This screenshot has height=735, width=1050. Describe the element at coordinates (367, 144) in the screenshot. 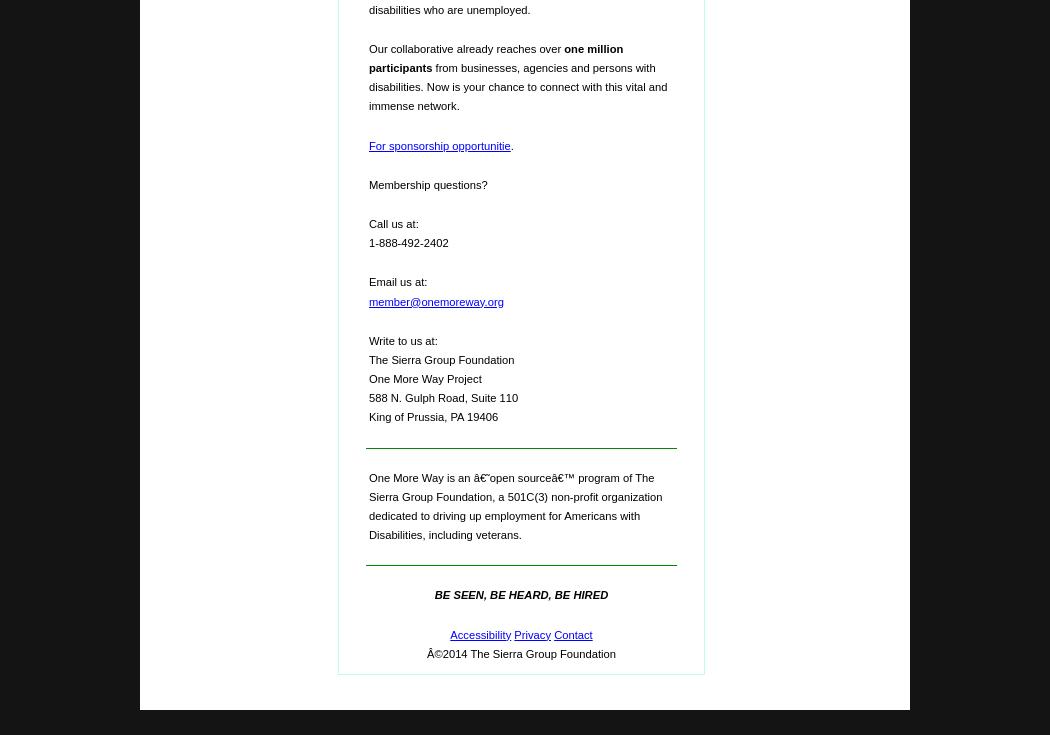

I see `'For sponsorship opportunitie'` at that location.